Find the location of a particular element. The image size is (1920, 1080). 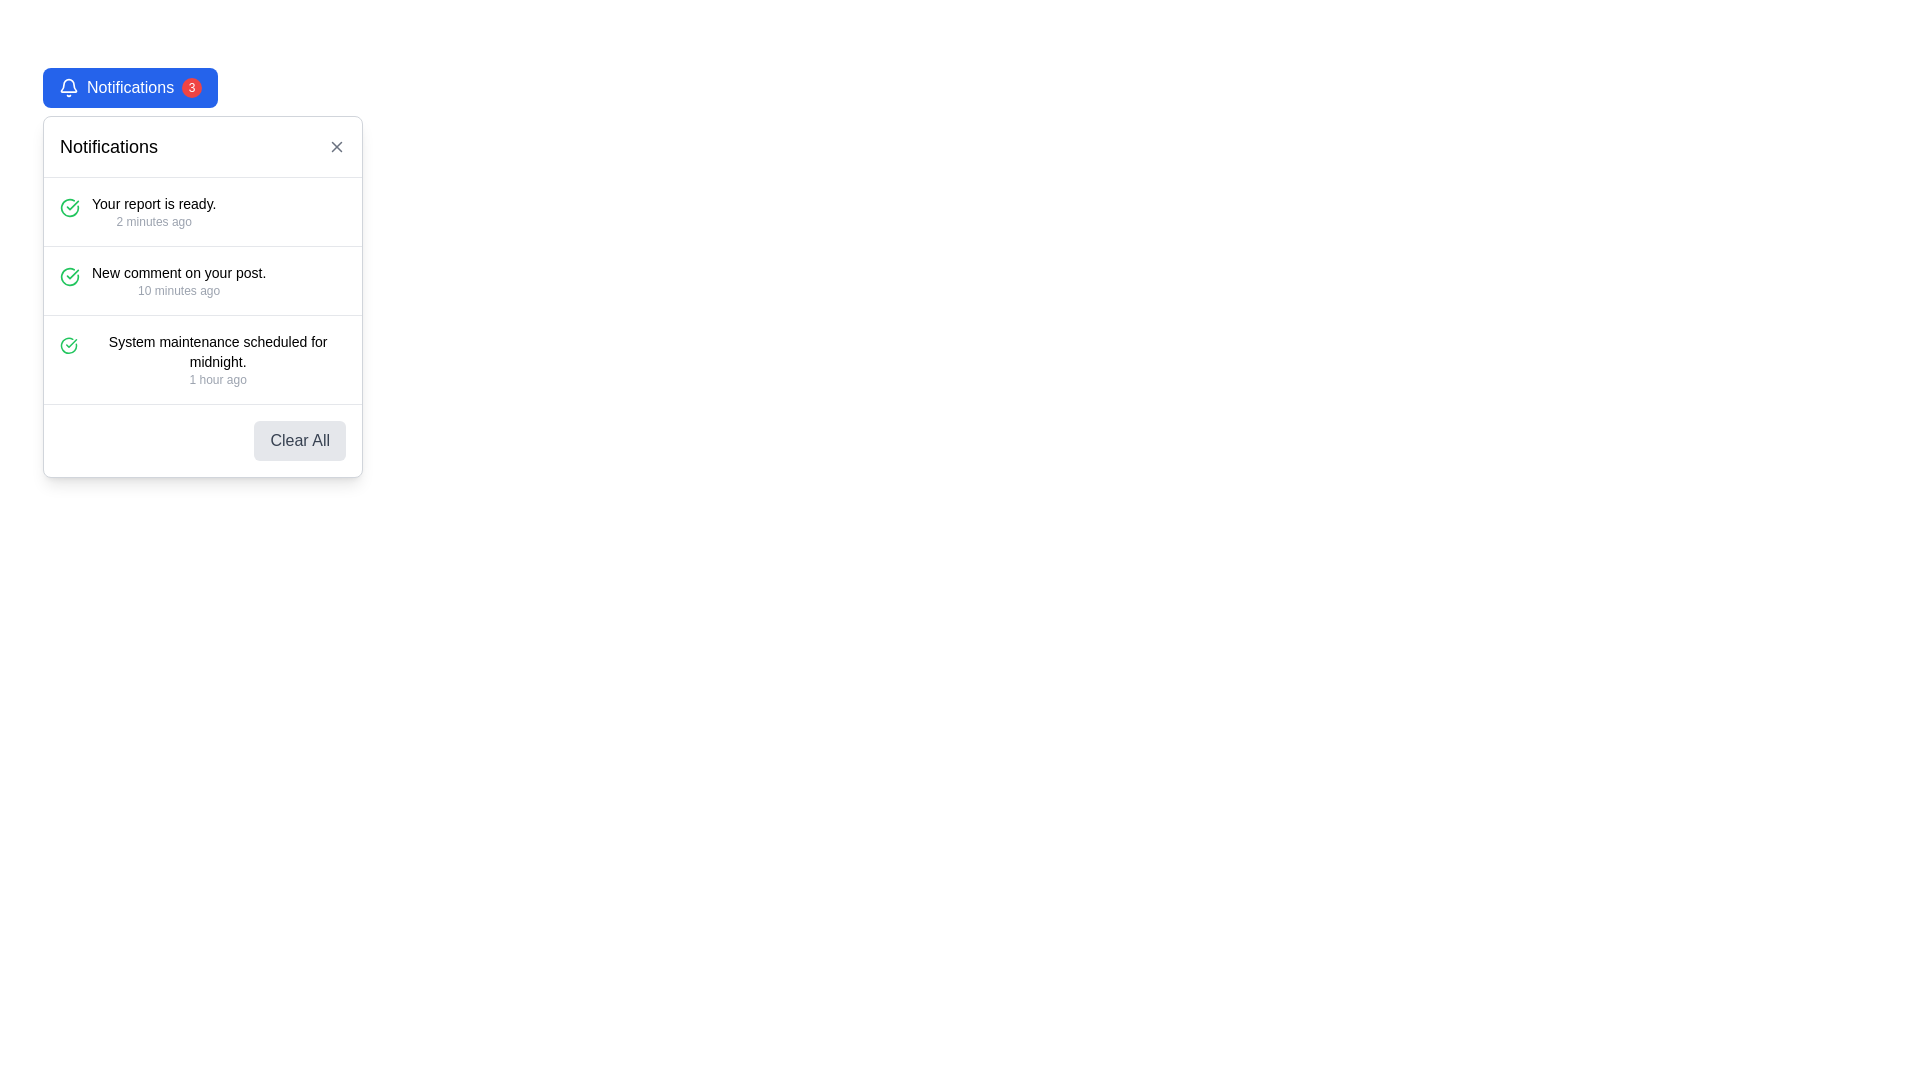

the Text Label that serves as the primary notification message related to the user's post, positioned above the time indicator '10 minutes ago' is located at coordinates (179, 273).